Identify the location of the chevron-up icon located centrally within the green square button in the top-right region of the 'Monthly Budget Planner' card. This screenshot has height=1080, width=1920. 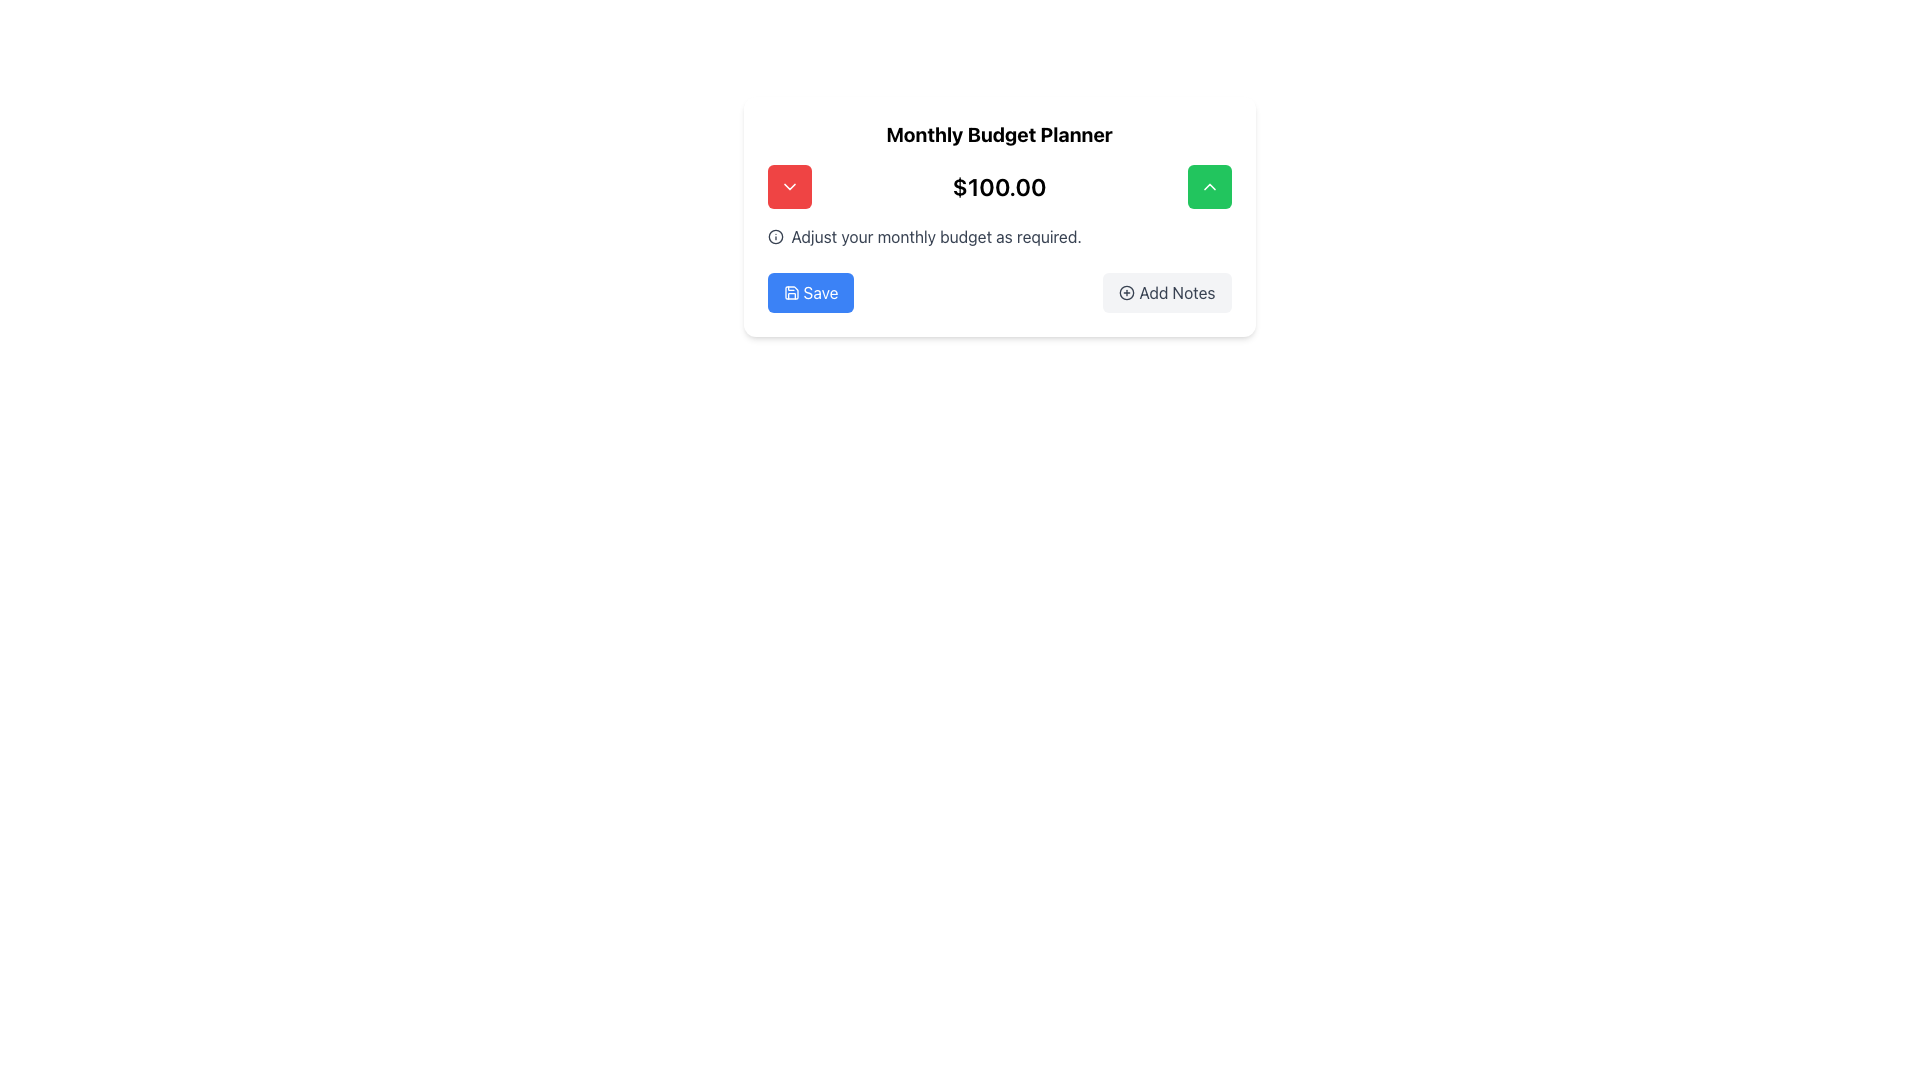
(1208, 186).